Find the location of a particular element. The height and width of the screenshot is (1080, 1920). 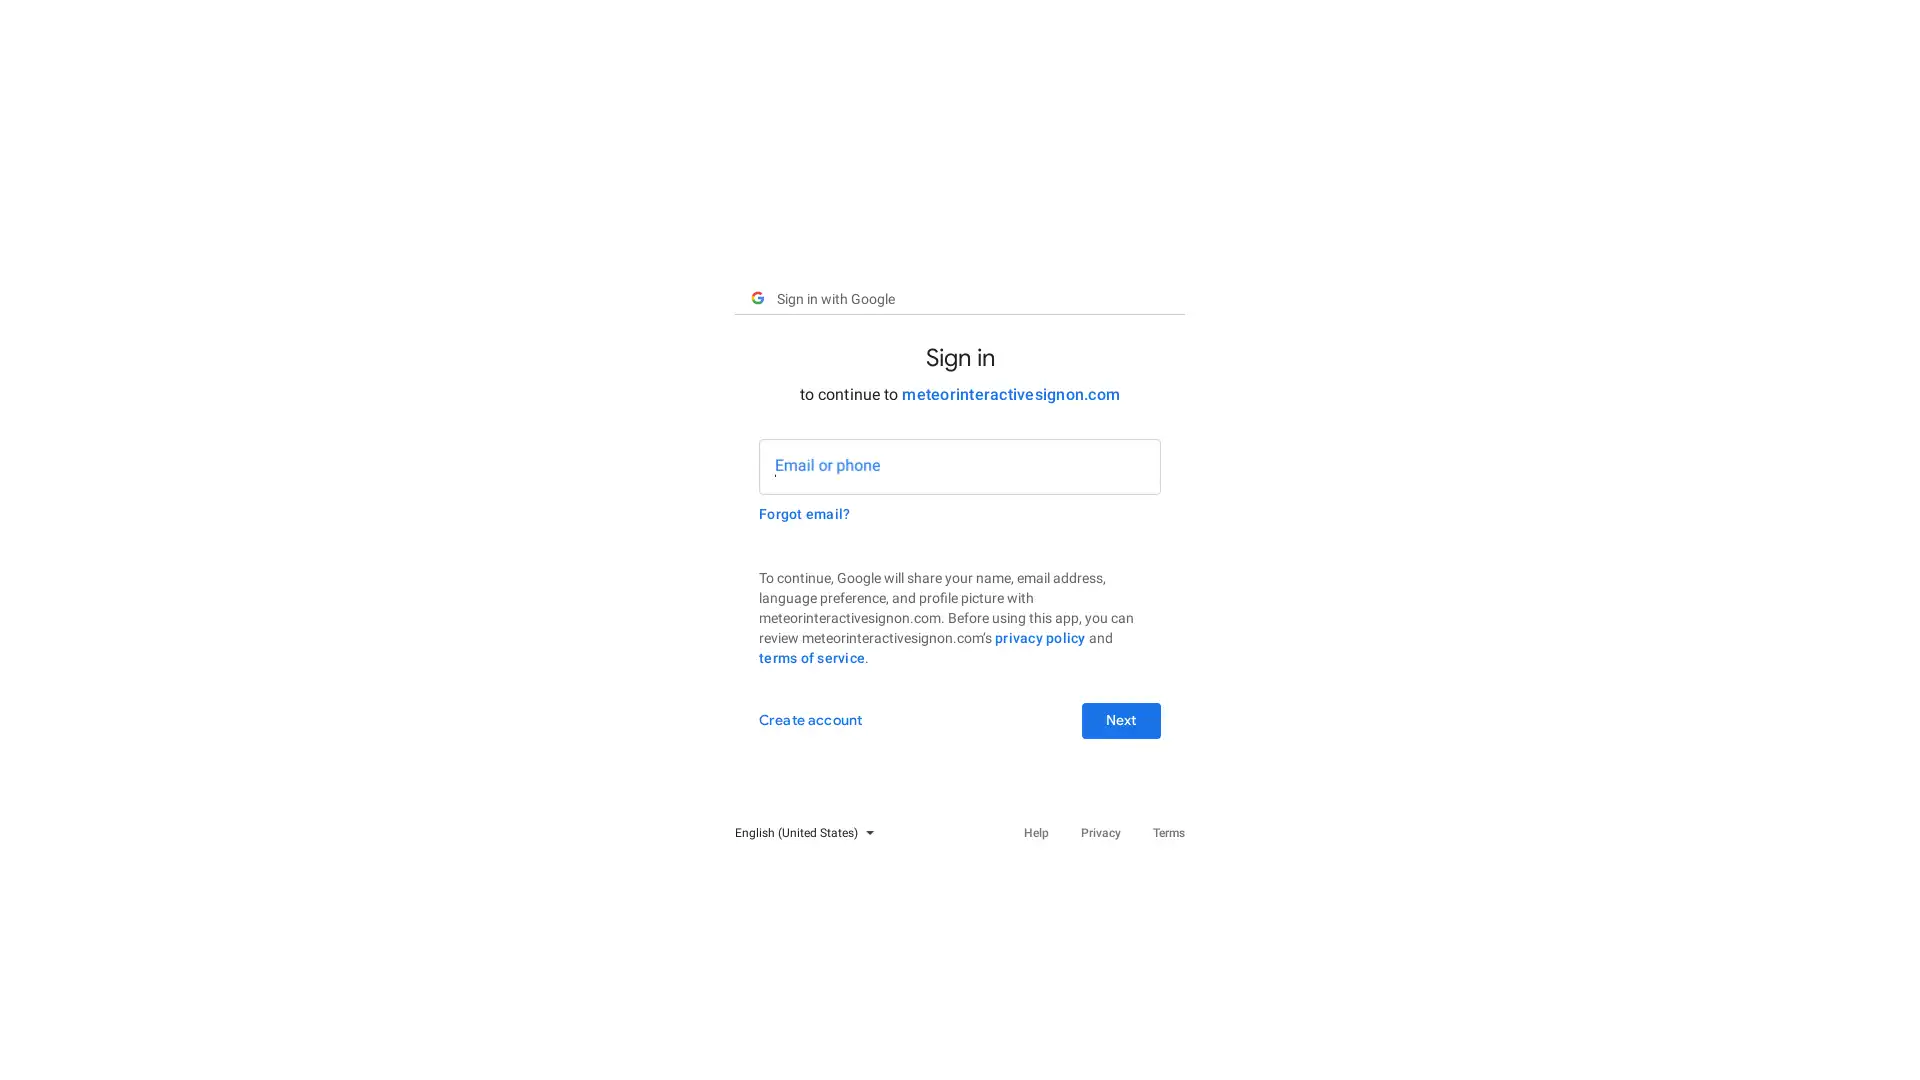

Next is located at coordinates (1103, 732).